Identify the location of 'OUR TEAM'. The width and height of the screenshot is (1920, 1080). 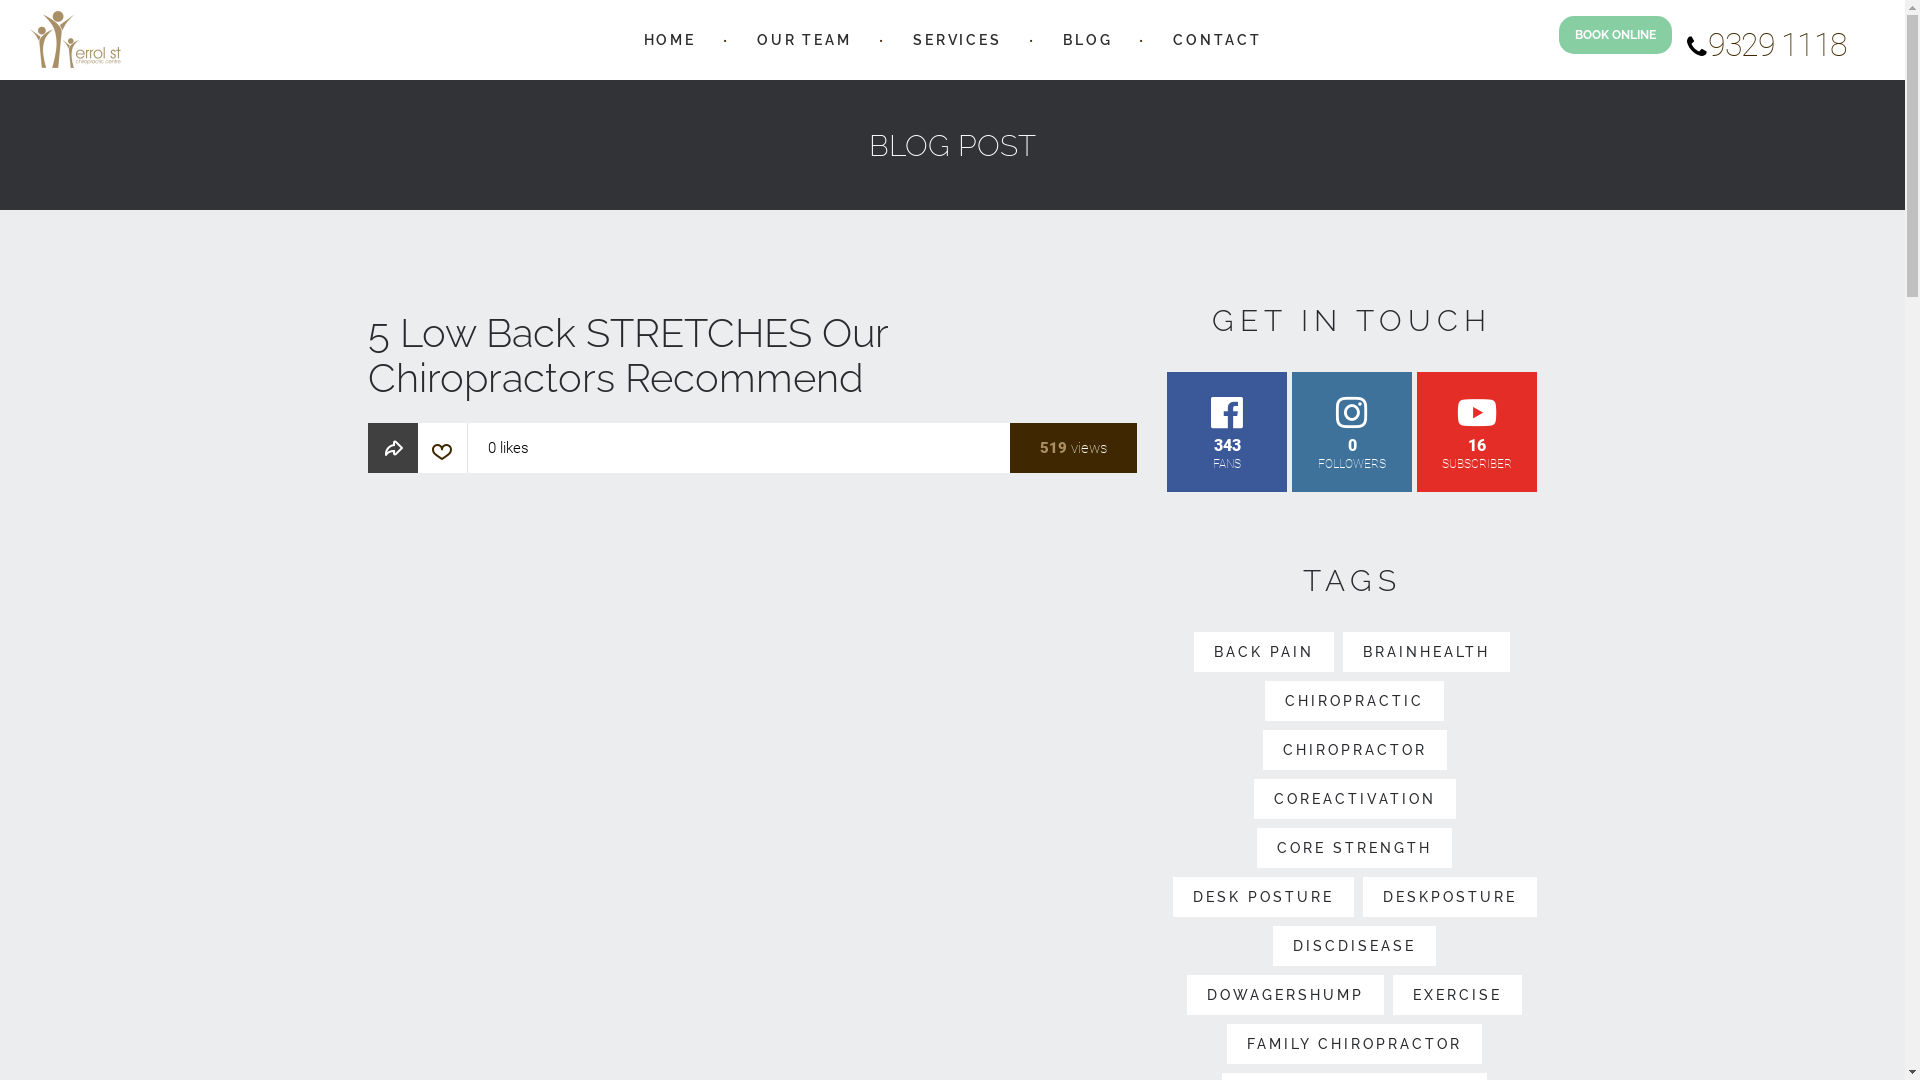
(804, 39).